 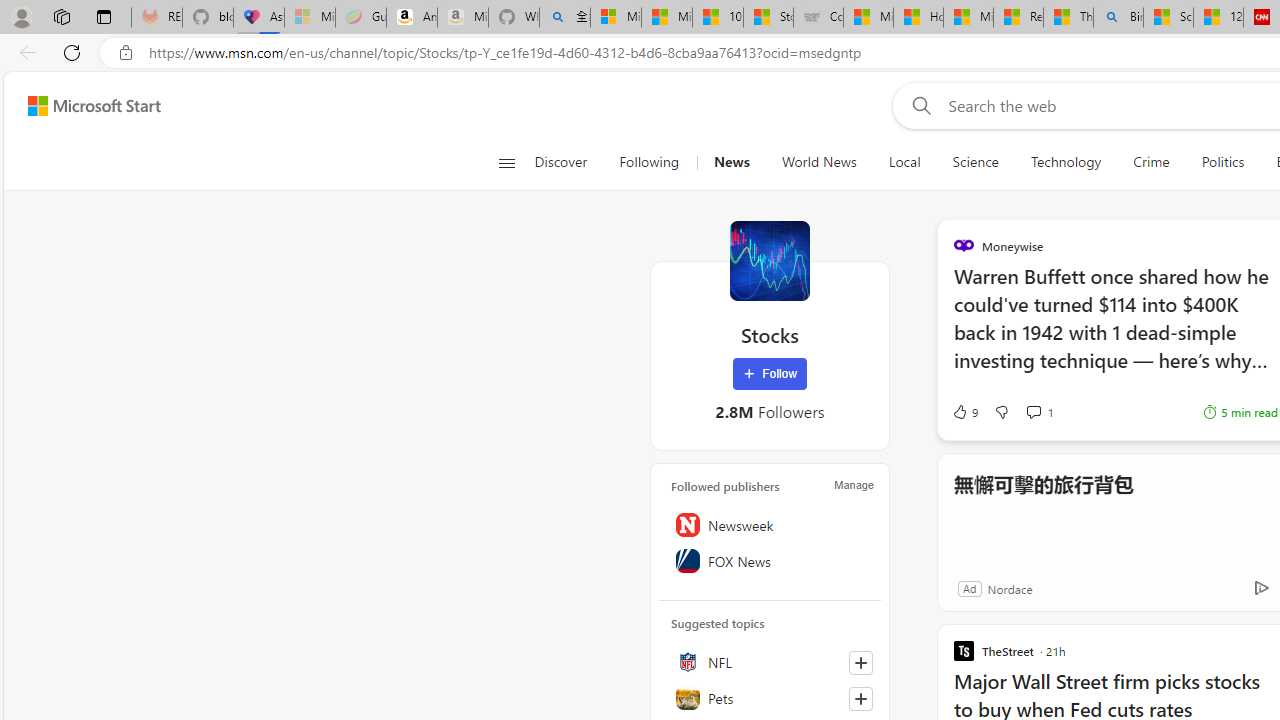 What do you see at coordinates (769, 697) in the screenshot?
I see `'Pets'` at bounding box center [769, 697].